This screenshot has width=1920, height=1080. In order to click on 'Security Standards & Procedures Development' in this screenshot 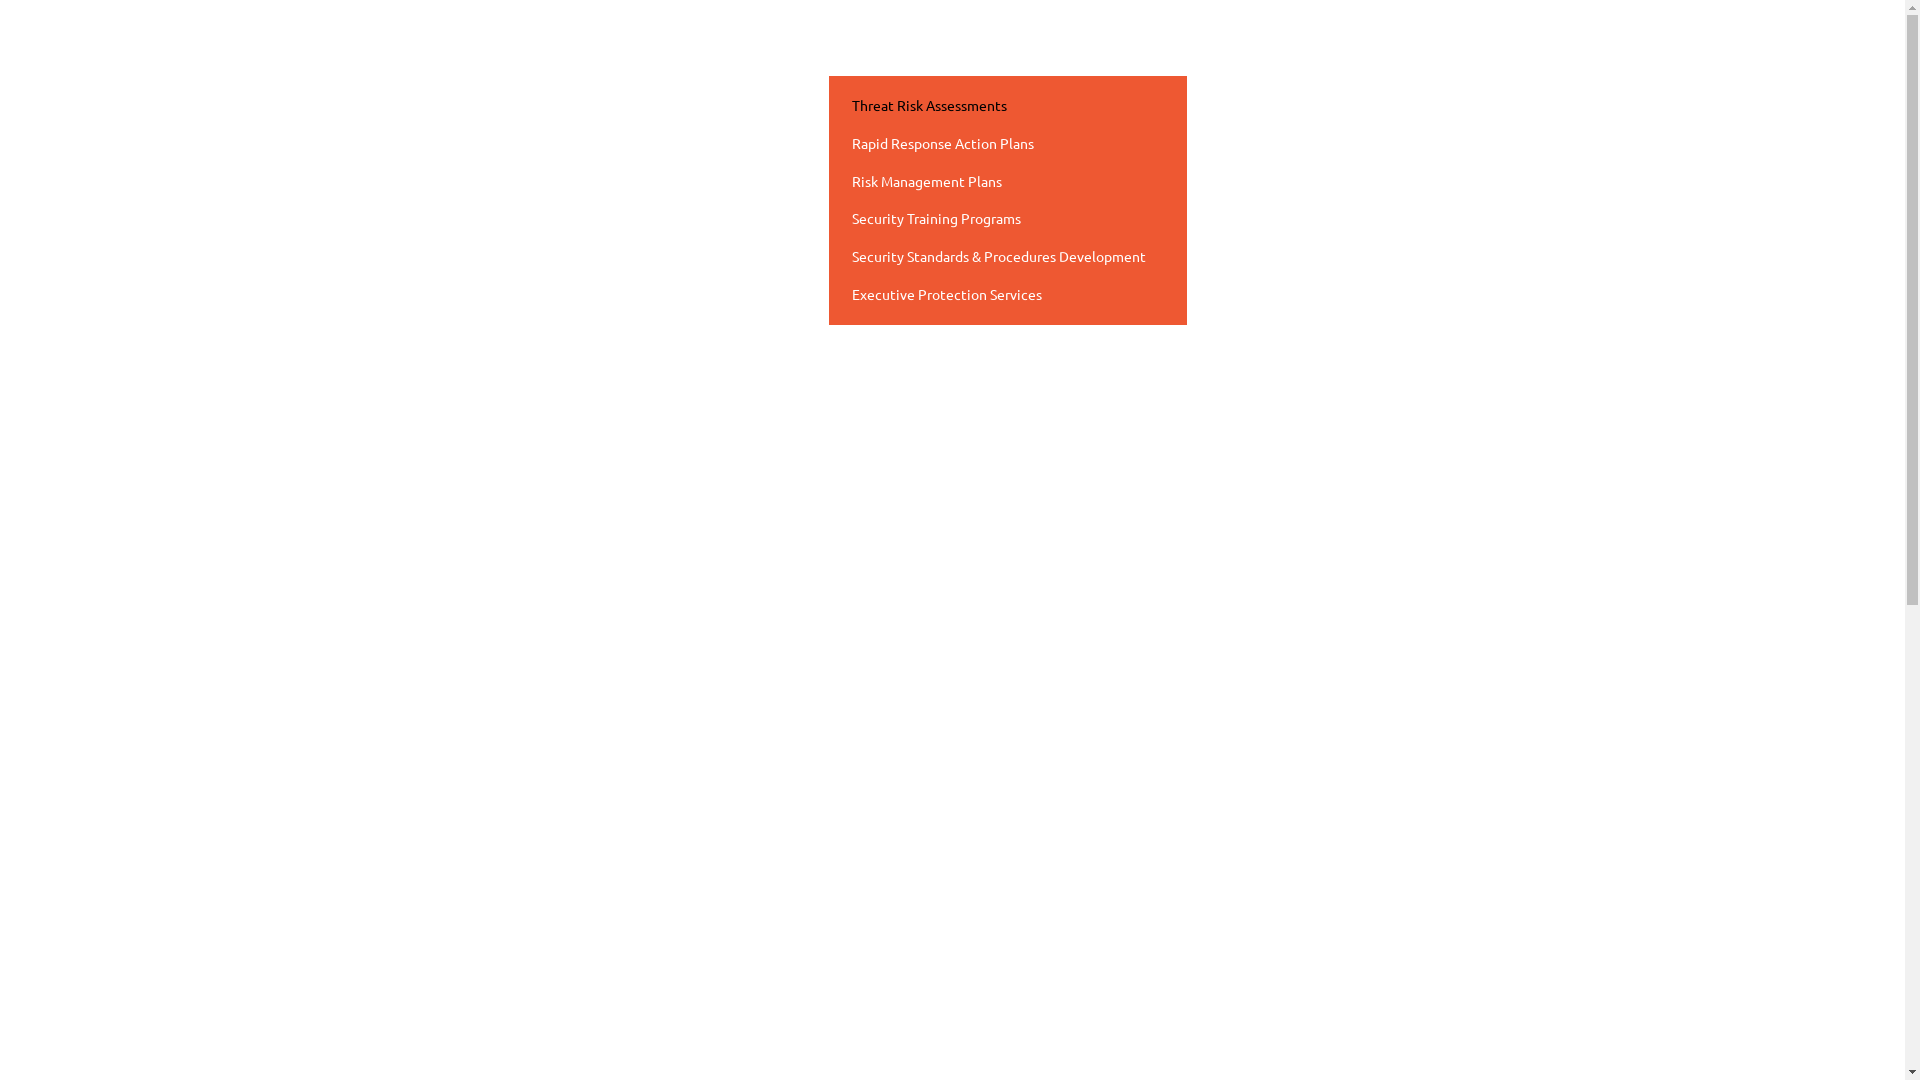, I will do `click(1008, 256)`.